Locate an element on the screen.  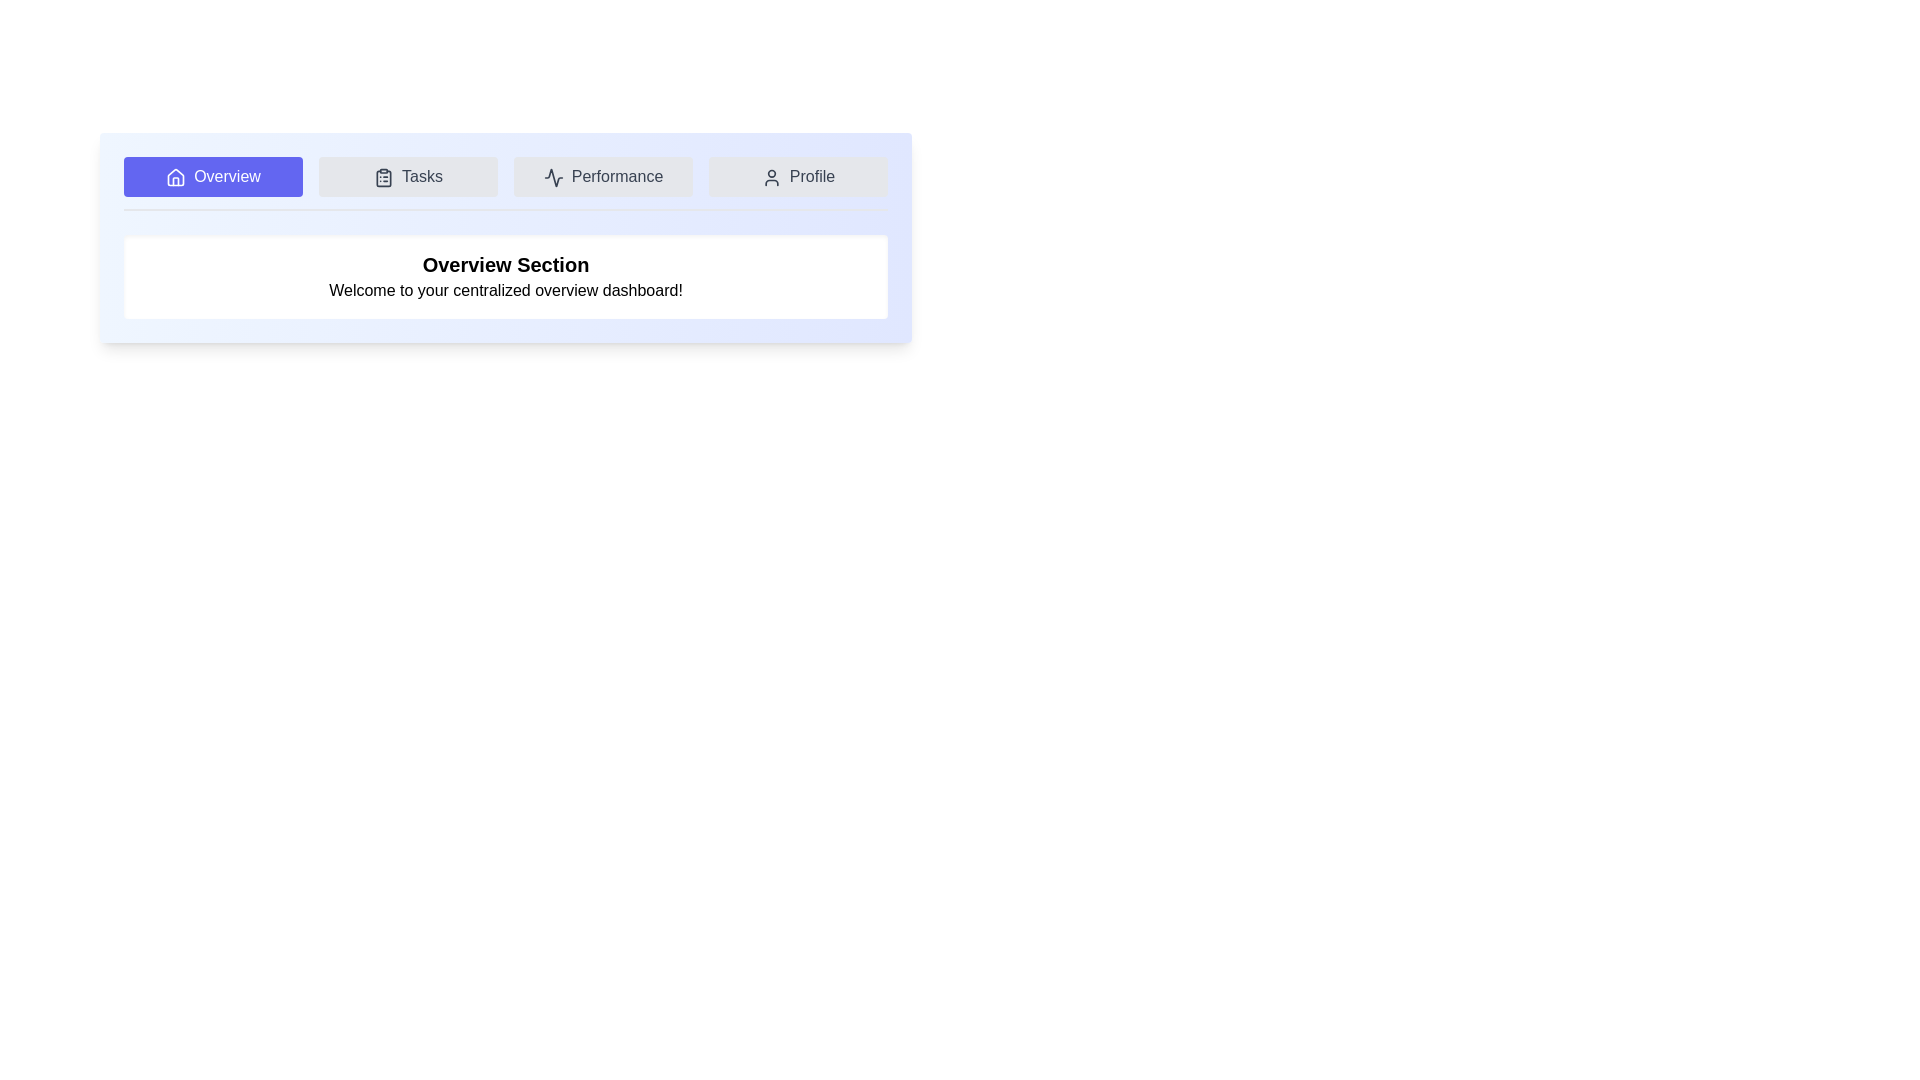
the 'Overview Section' informational block with a white background, bold header, and rounded corners, which is located below the navigation bar is located at coordinates (505, 277).